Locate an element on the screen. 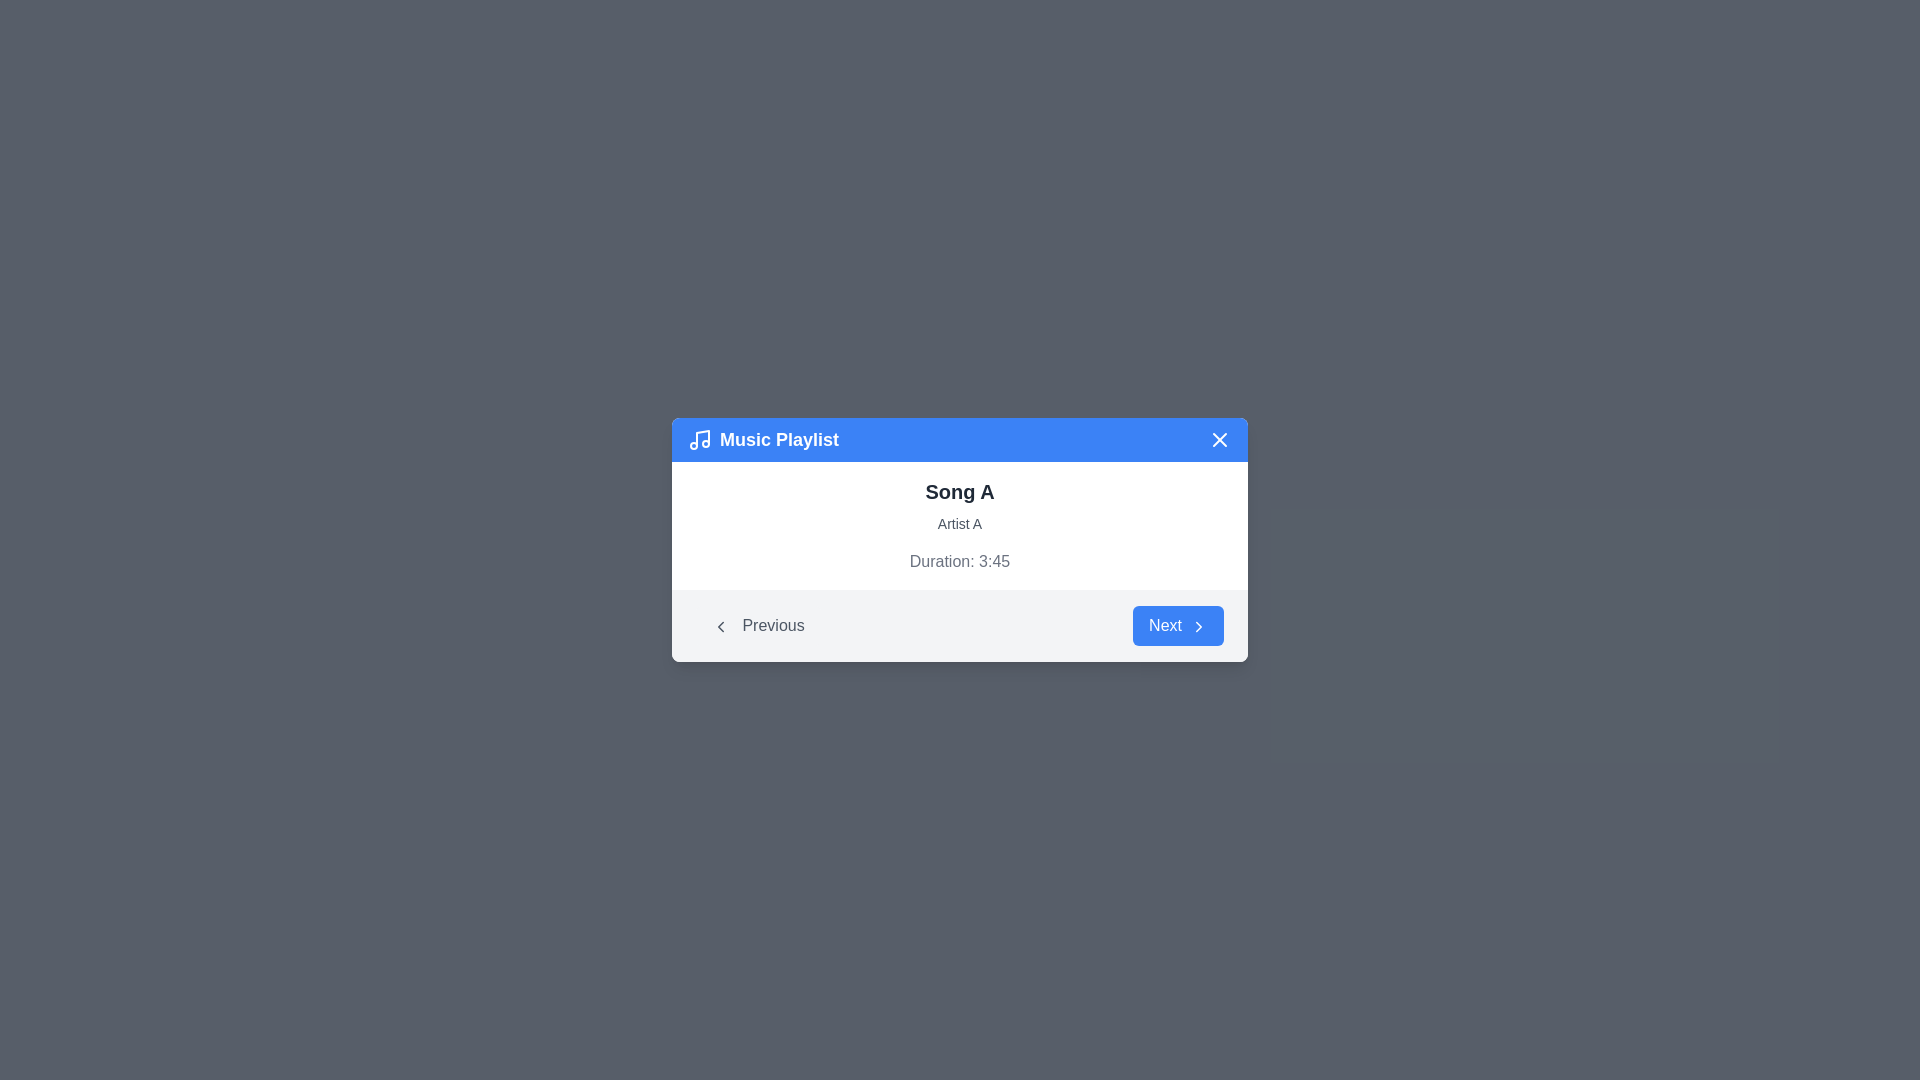 This screenshot has height=1080, width=1920. the chevron icon located within the 'Previous' button in the bottom-left area of the interface dialog is located at coordinates (720, 624).